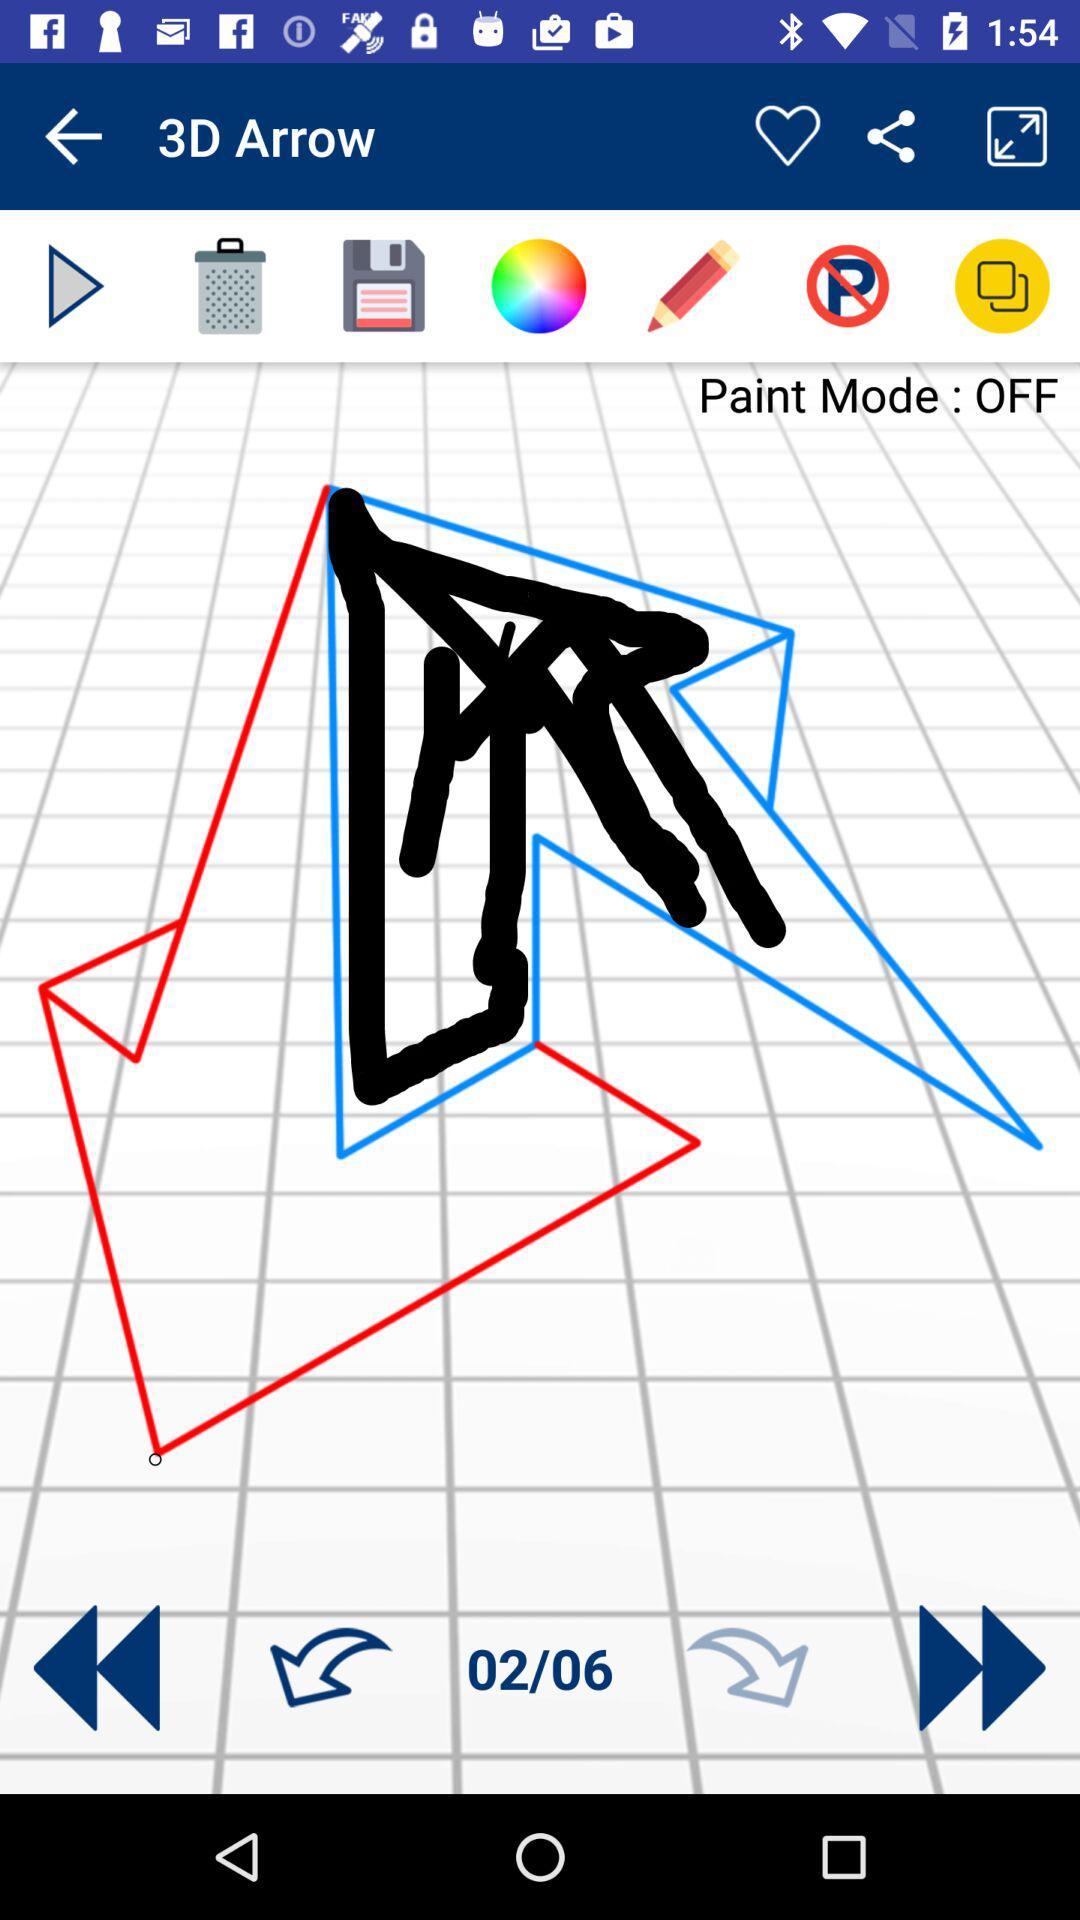 This screenshot has height=1920, width=1080. I want to click on go next, so click(981, 1668).